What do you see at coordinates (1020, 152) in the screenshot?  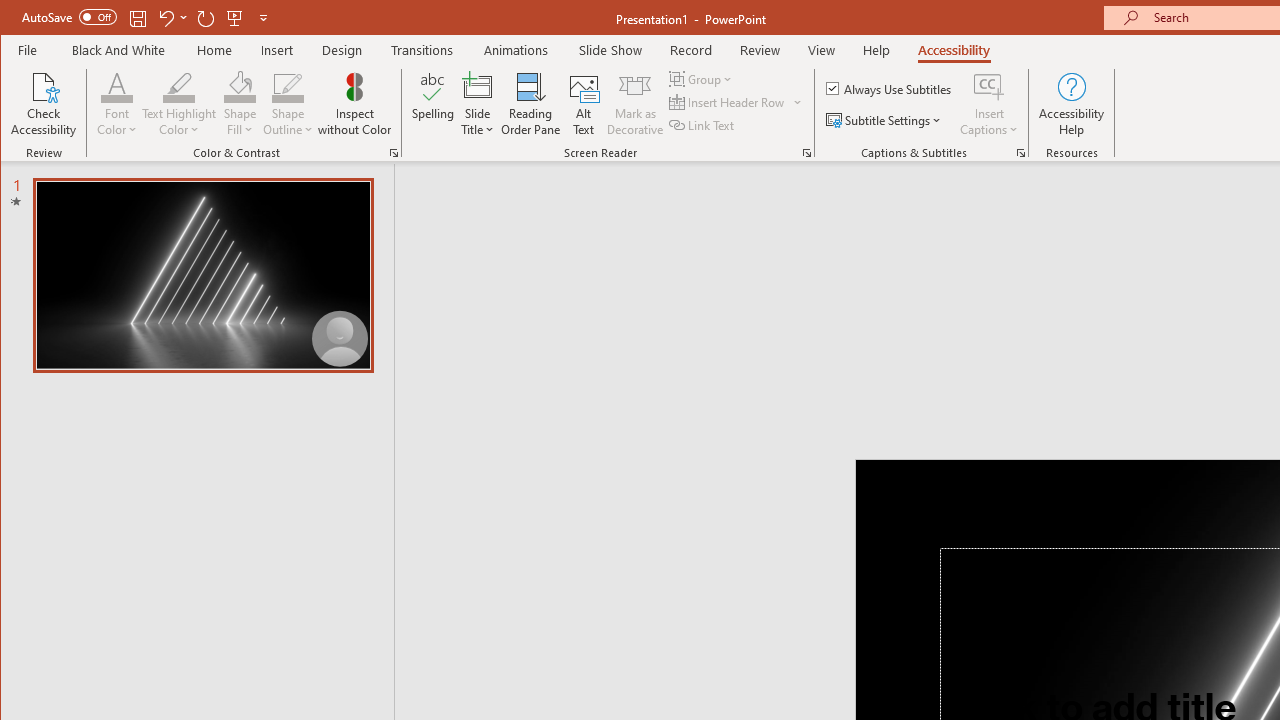 I see `'Captions & Subtitles'` at bounding box center [1020, 152].